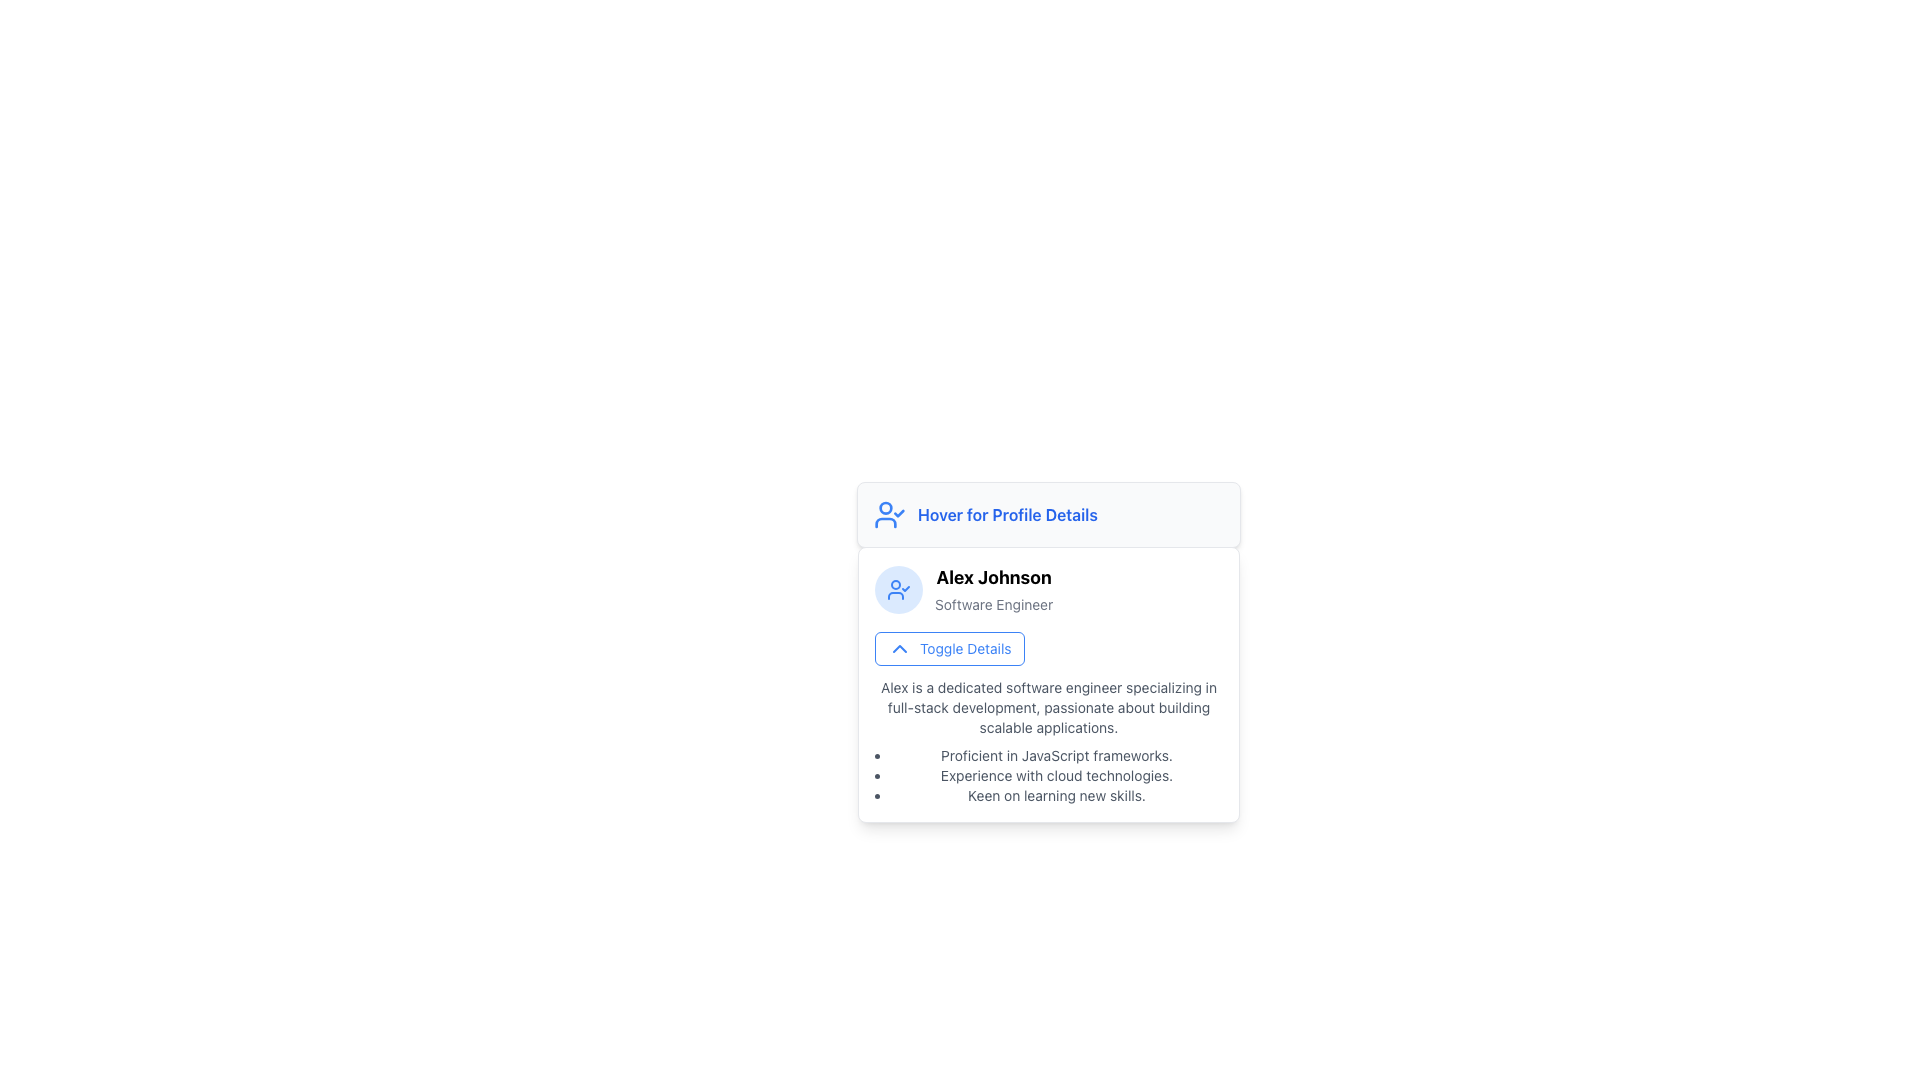  I want to click on the text-based list UI component that displays three distinct list items representing skills or attributes to trigger potential tooltips, so click(1055, 774).